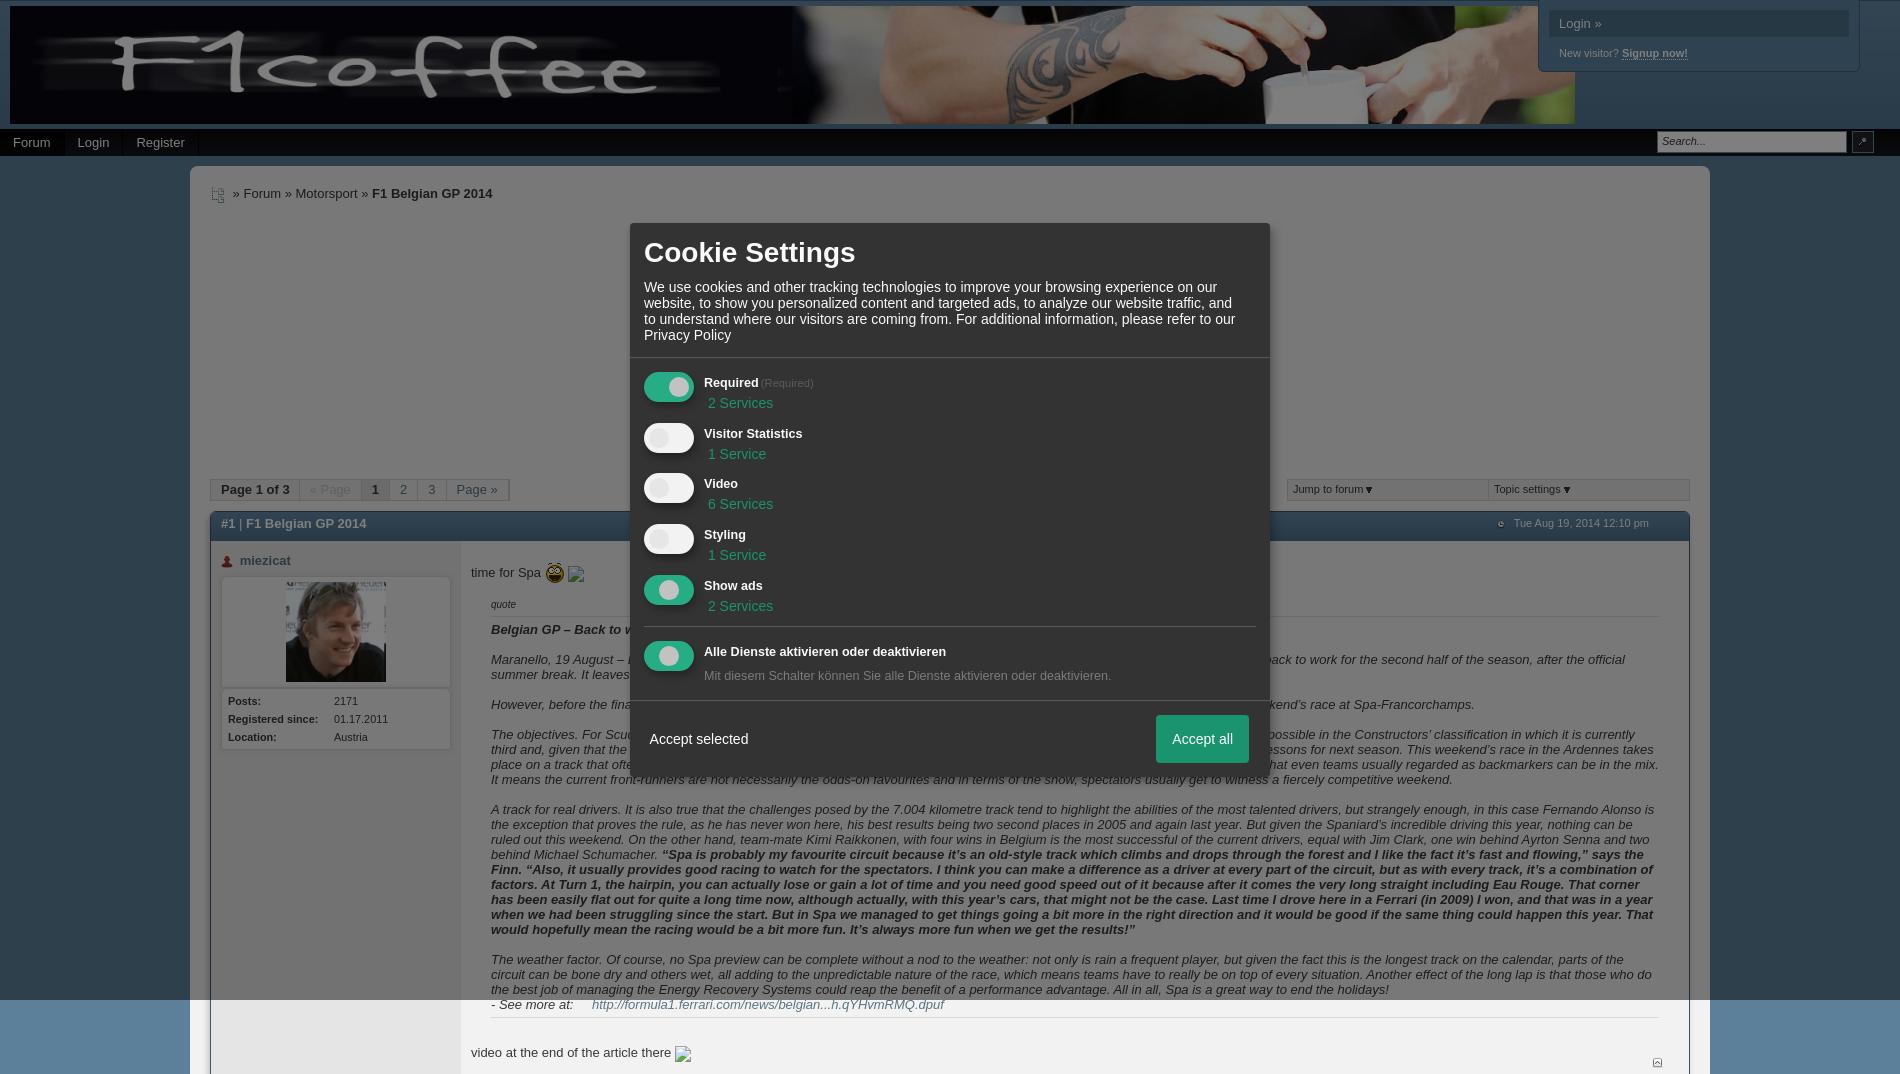 The height and width of the screenshot is (1074, 1900). I want to click on 'Location:', so click(250, 736).